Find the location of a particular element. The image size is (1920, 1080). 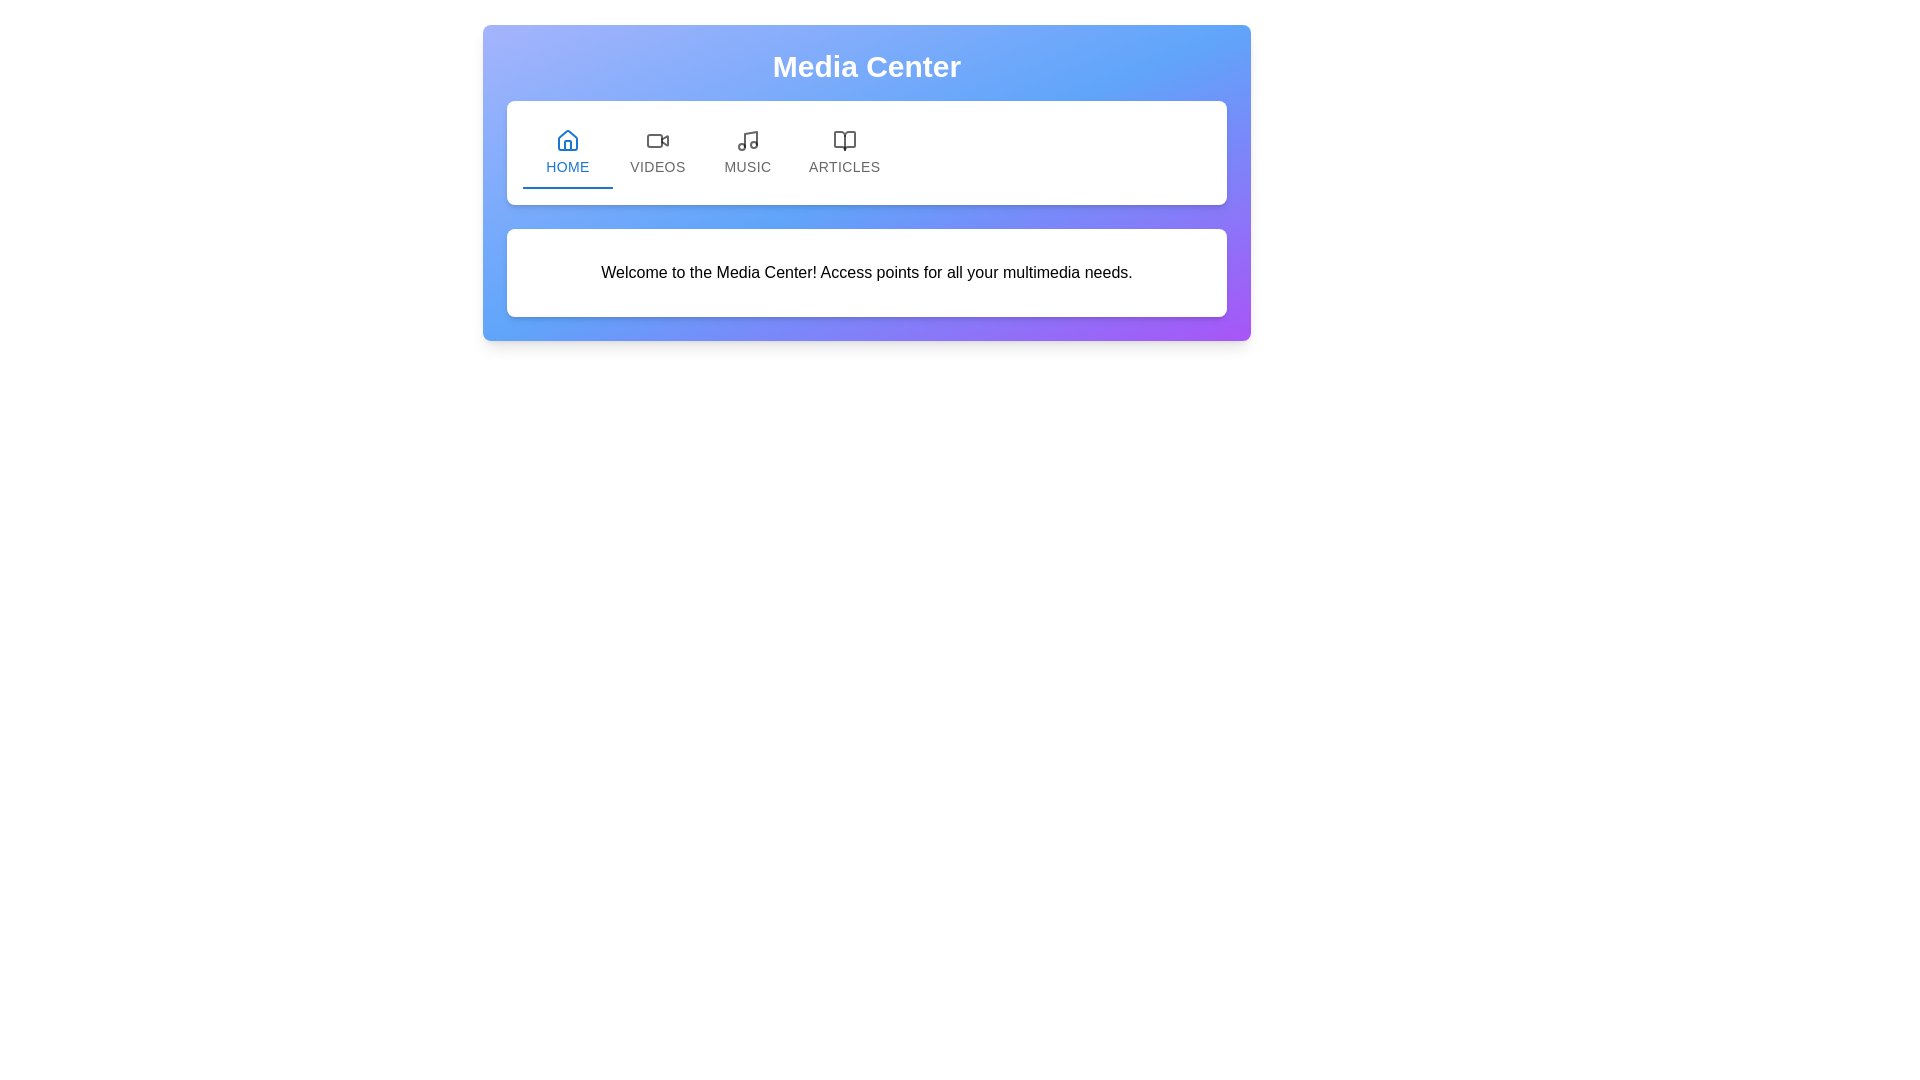

the 'Home' tab in the Media Center is located at coordinates (566, 152).